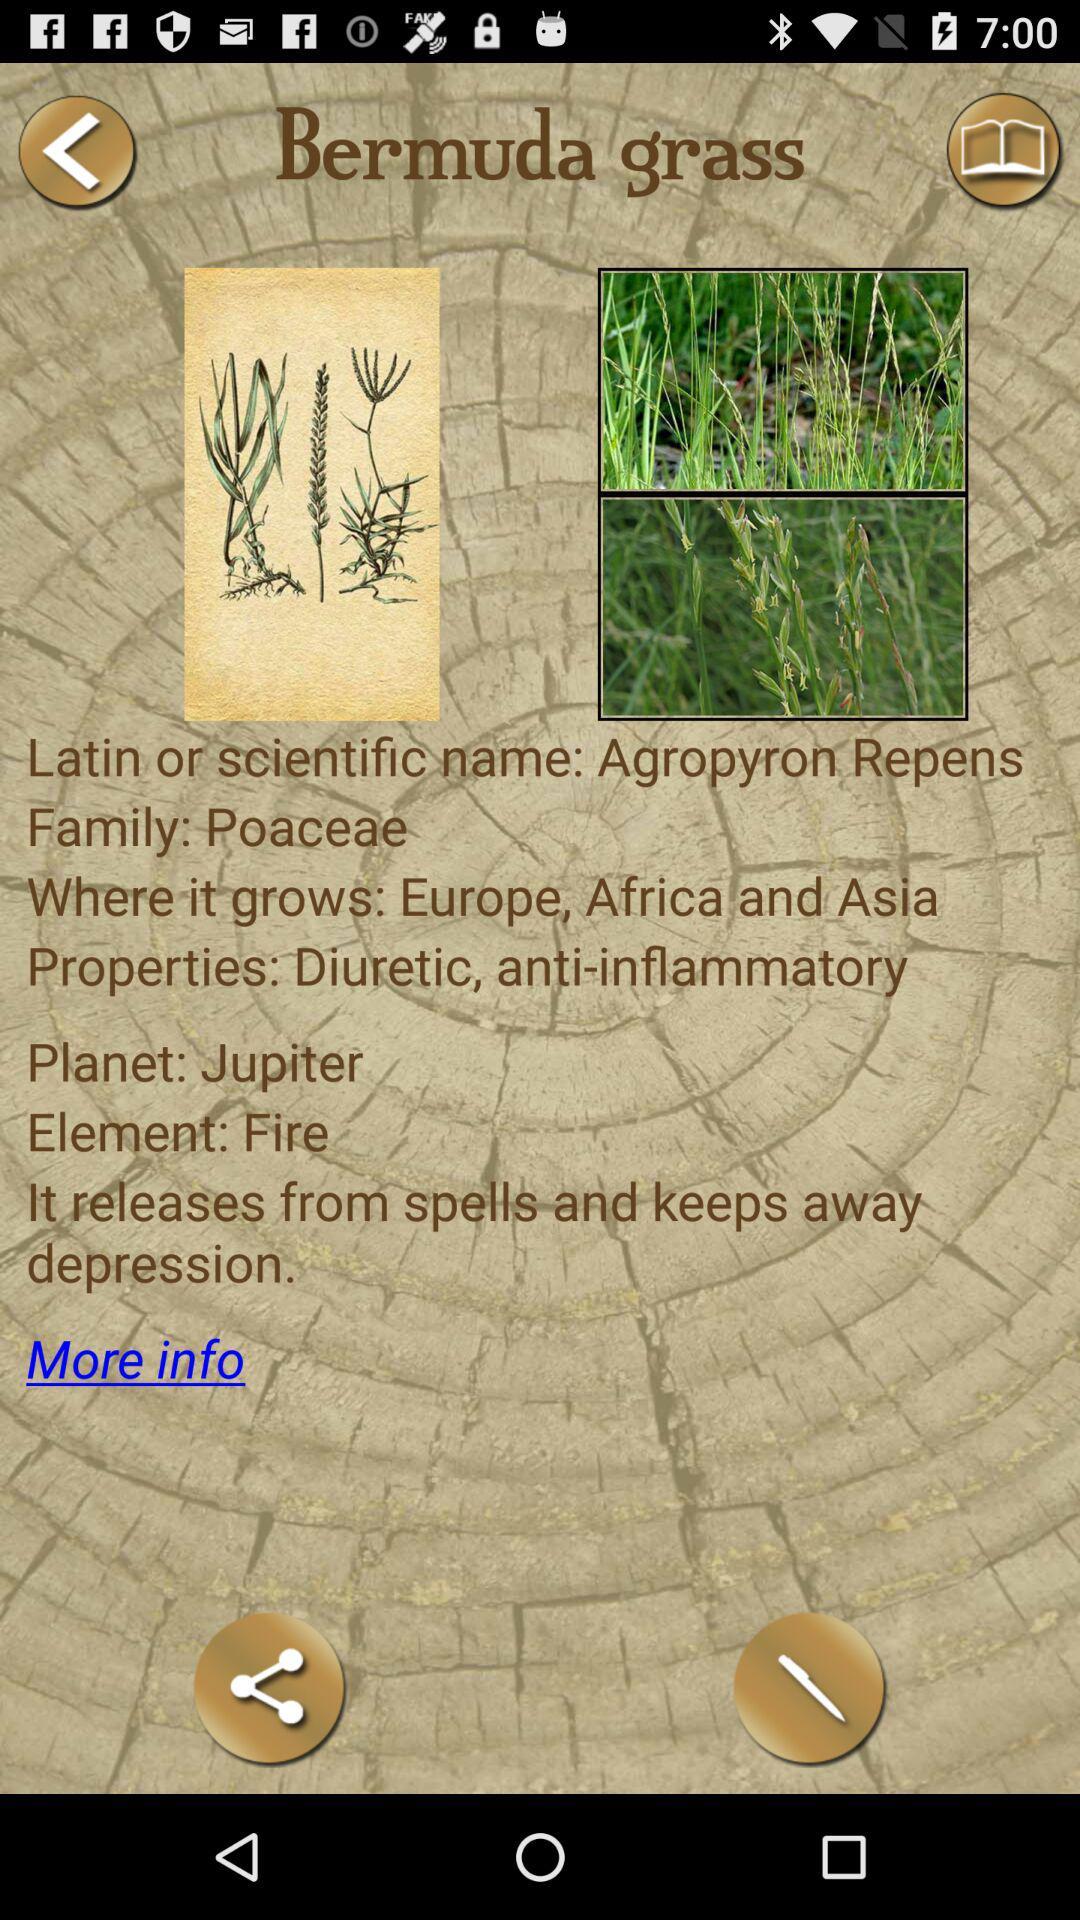 The image size is (1080, 1920). Describe the element at coordinates (312, 494) in the screenshot. I see `choose the selection` at that location.